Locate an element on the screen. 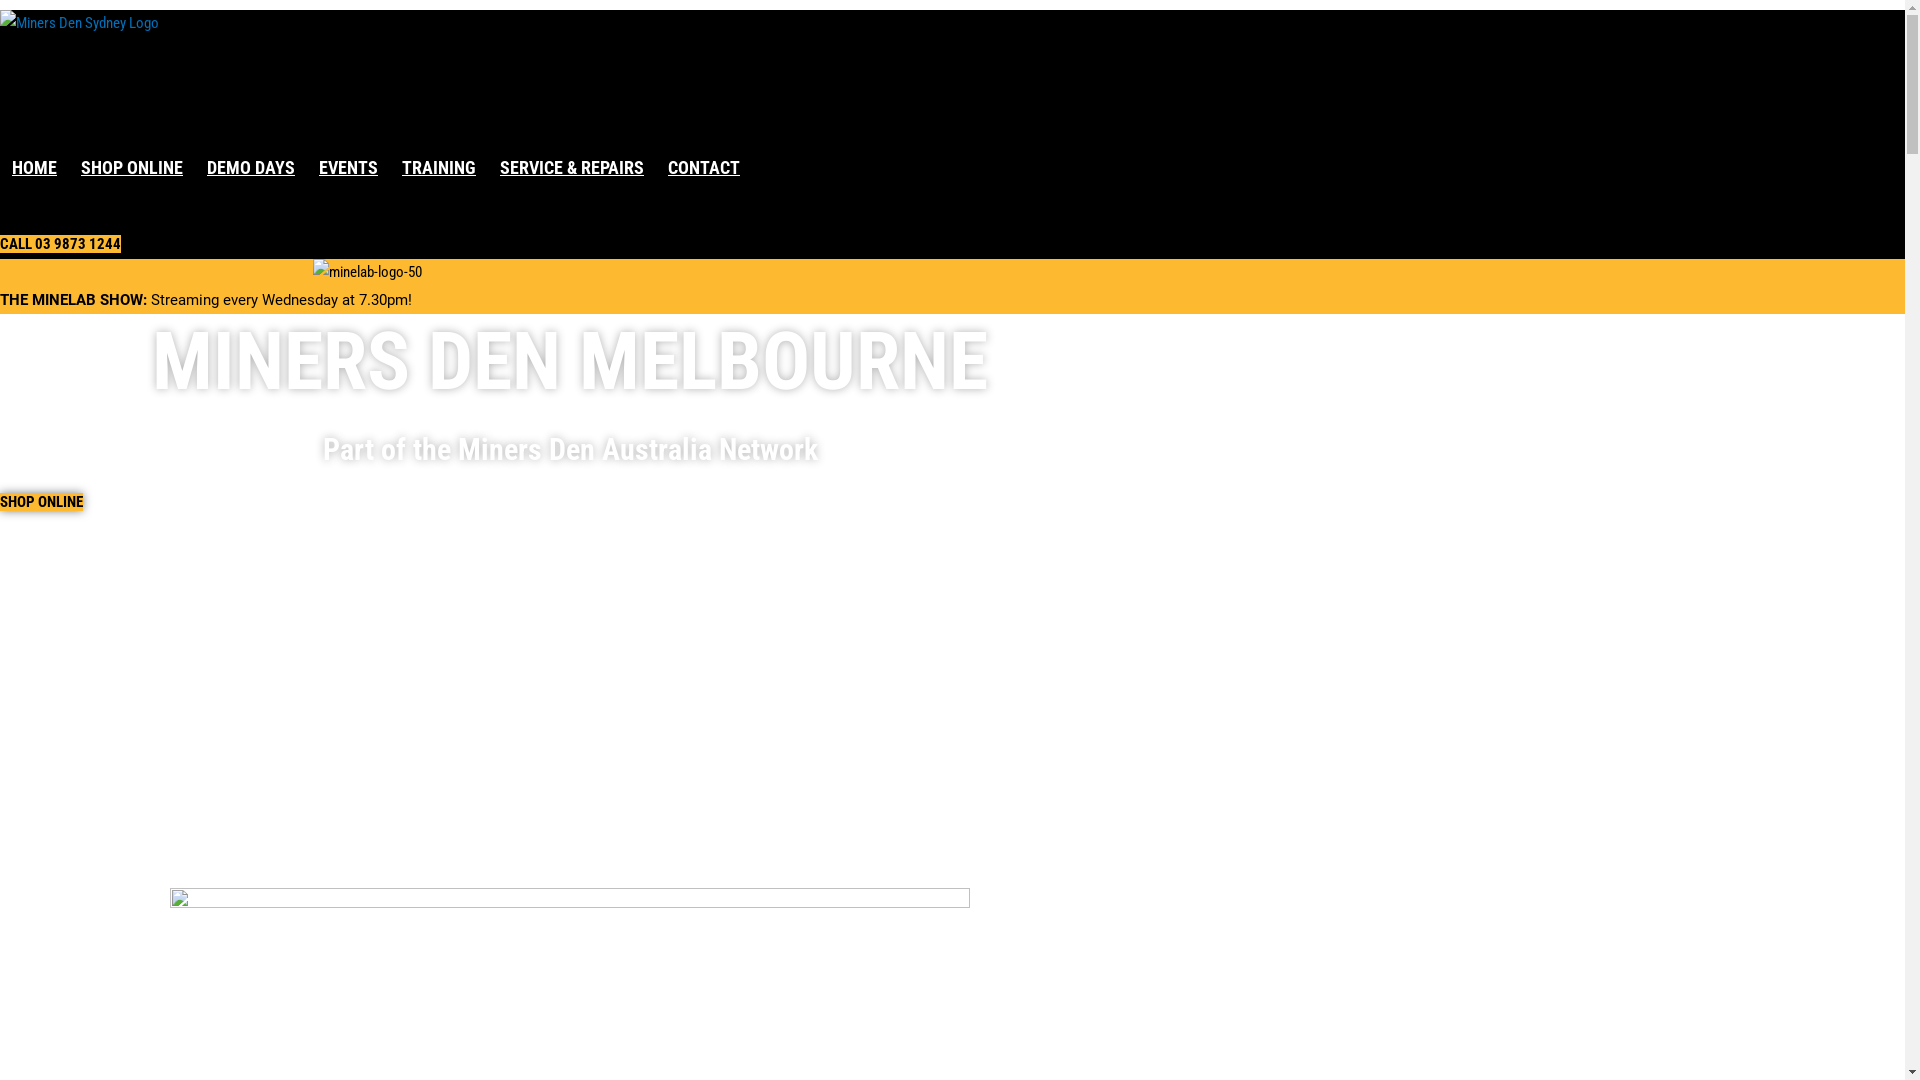 The image size is (1920, 1080). 'SHOP ONLINE' is located at coordinates (0, 500).